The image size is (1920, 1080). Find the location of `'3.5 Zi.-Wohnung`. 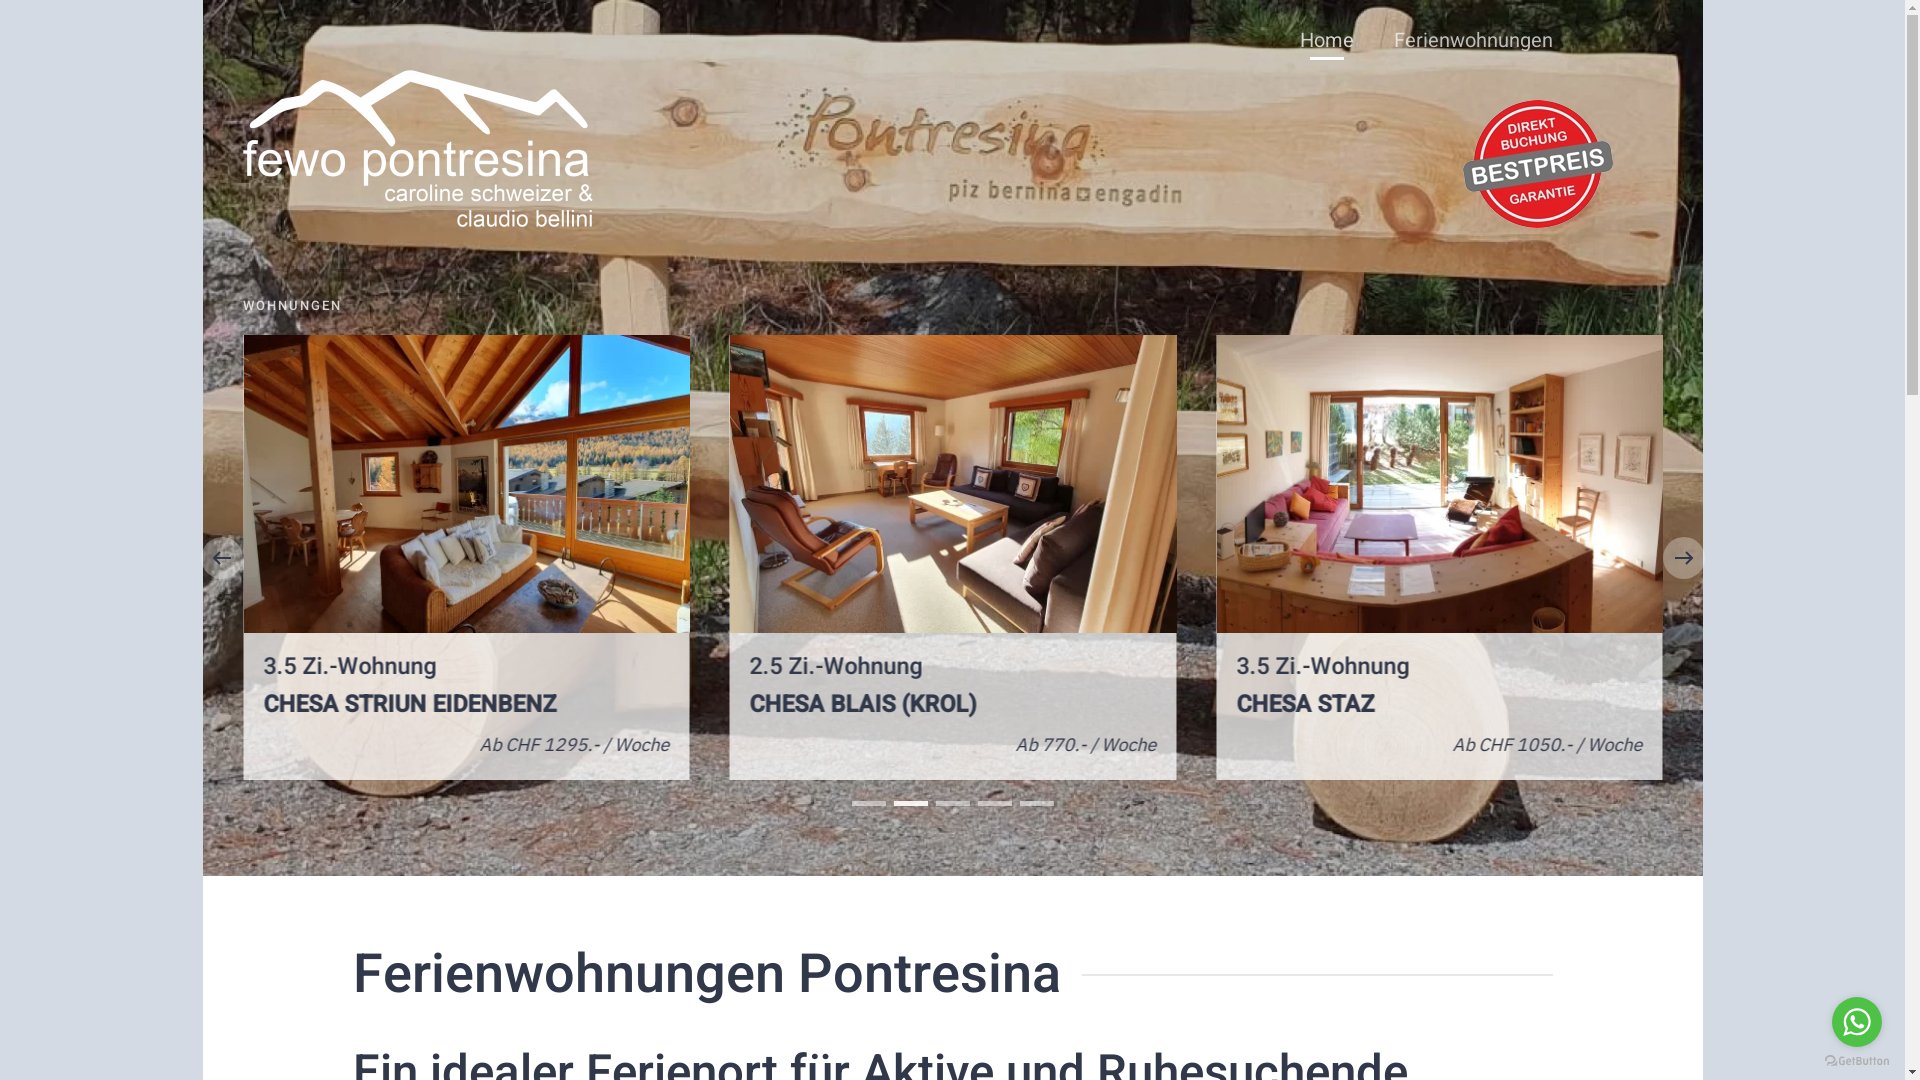

'3.5 Zi.-Wohnung is located at coordinates (1438, 557).